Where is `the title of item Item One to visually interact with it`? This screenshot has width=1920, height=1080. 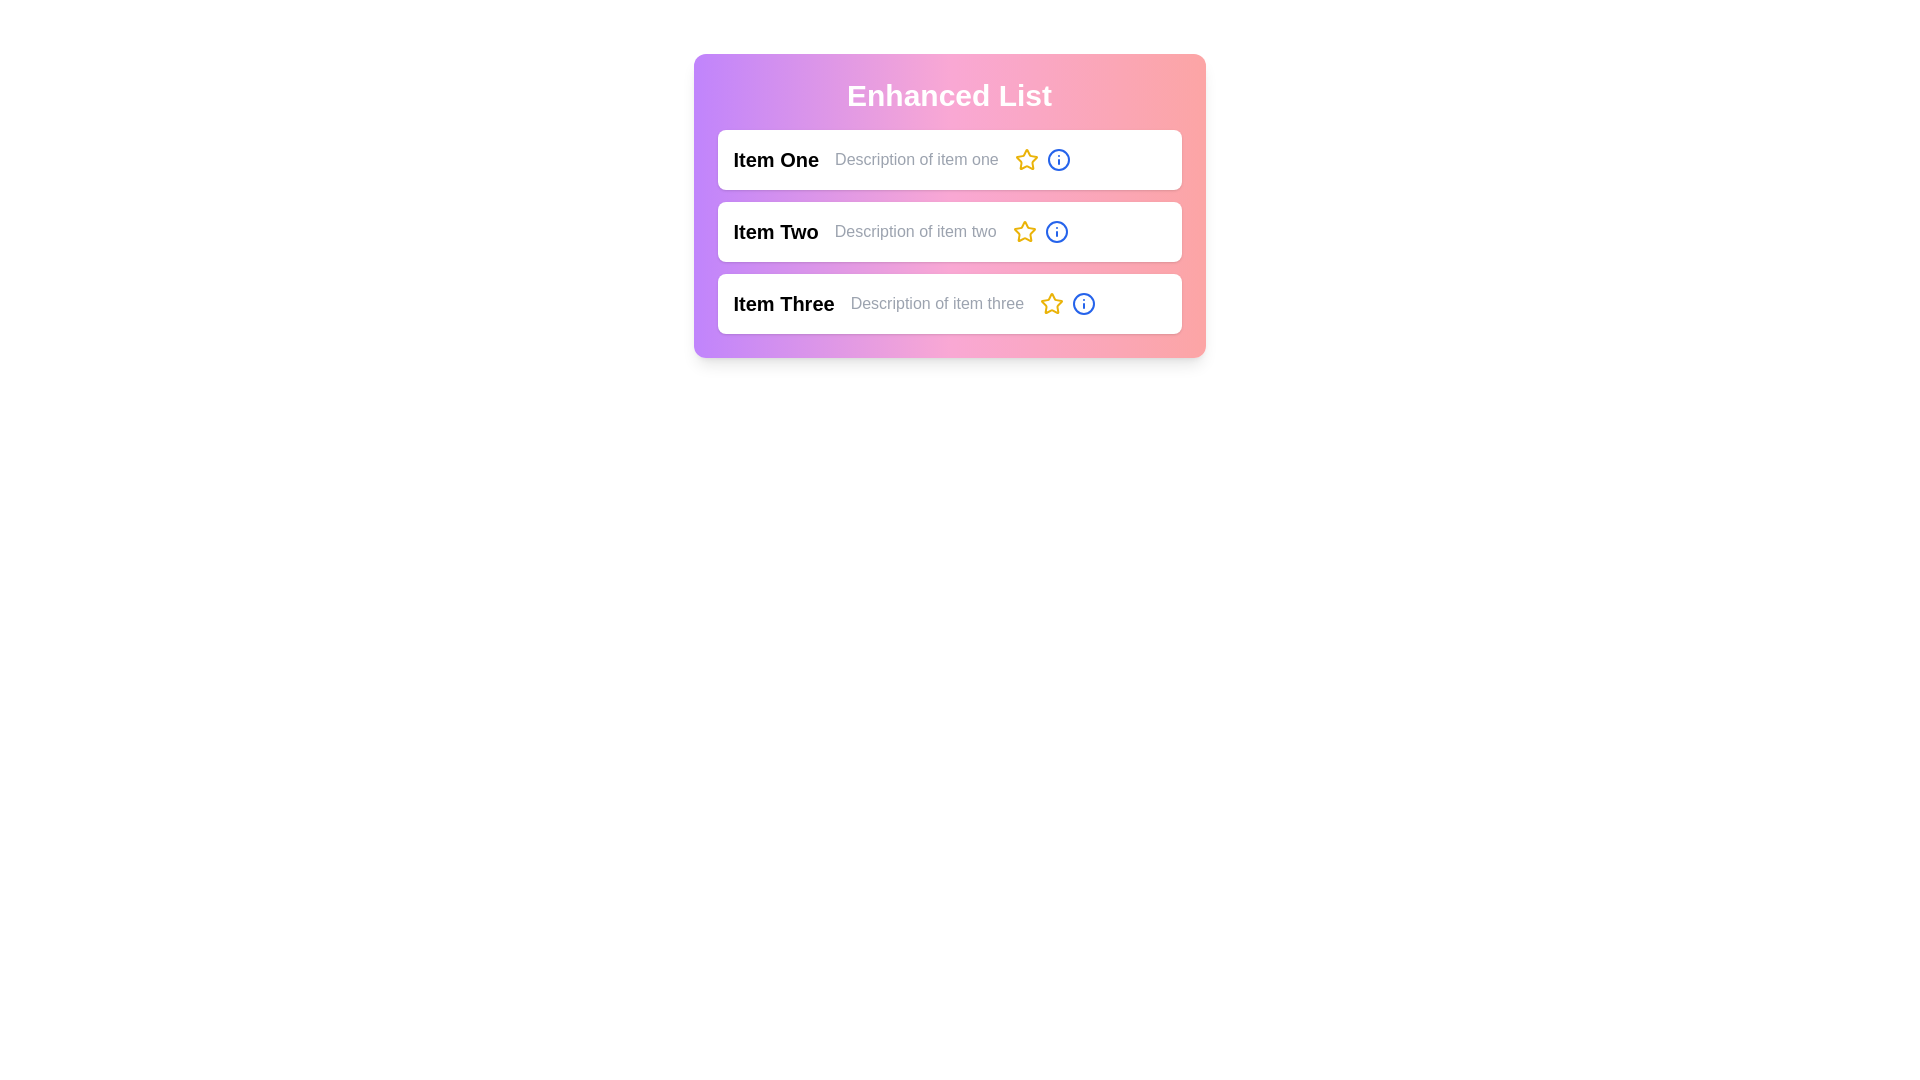 the title of item Item One to visually interact with it is located at coordinates (775, 158).